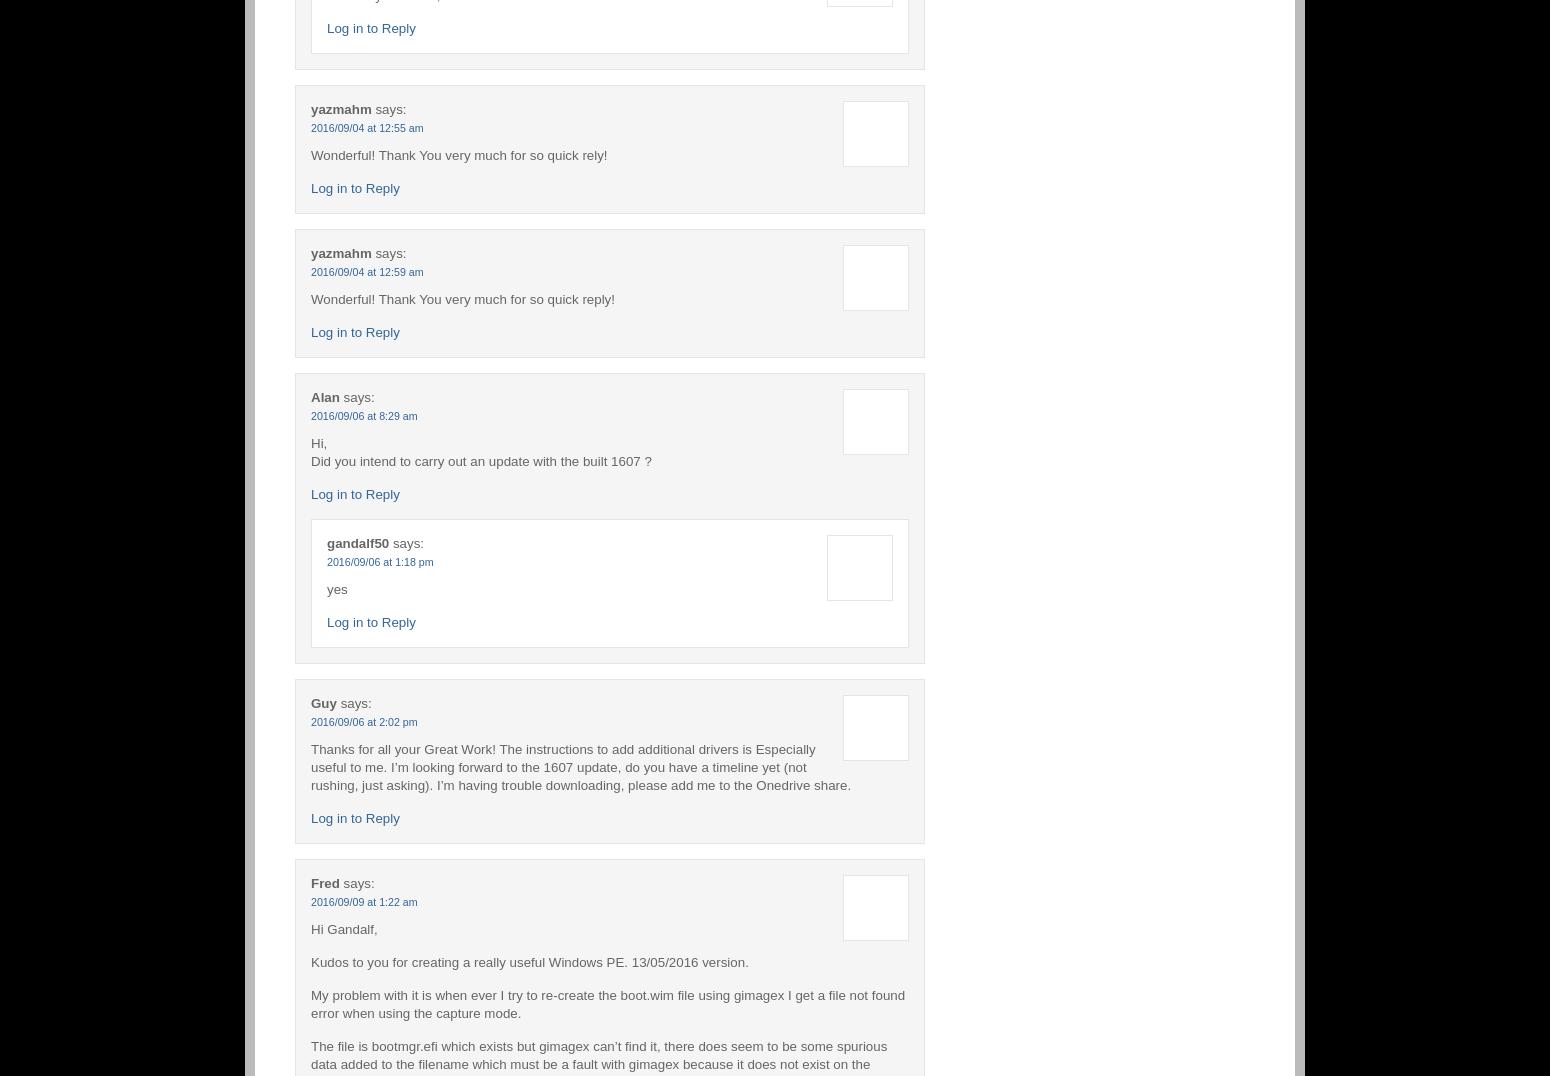 The width and height of the screenshot is (1550, 1076). What do you see at coordinates (458, 154) in the screenshot?
I see `'Wonderful! Thank You very much for so quick rely!'` at bounding box center [458, 154].